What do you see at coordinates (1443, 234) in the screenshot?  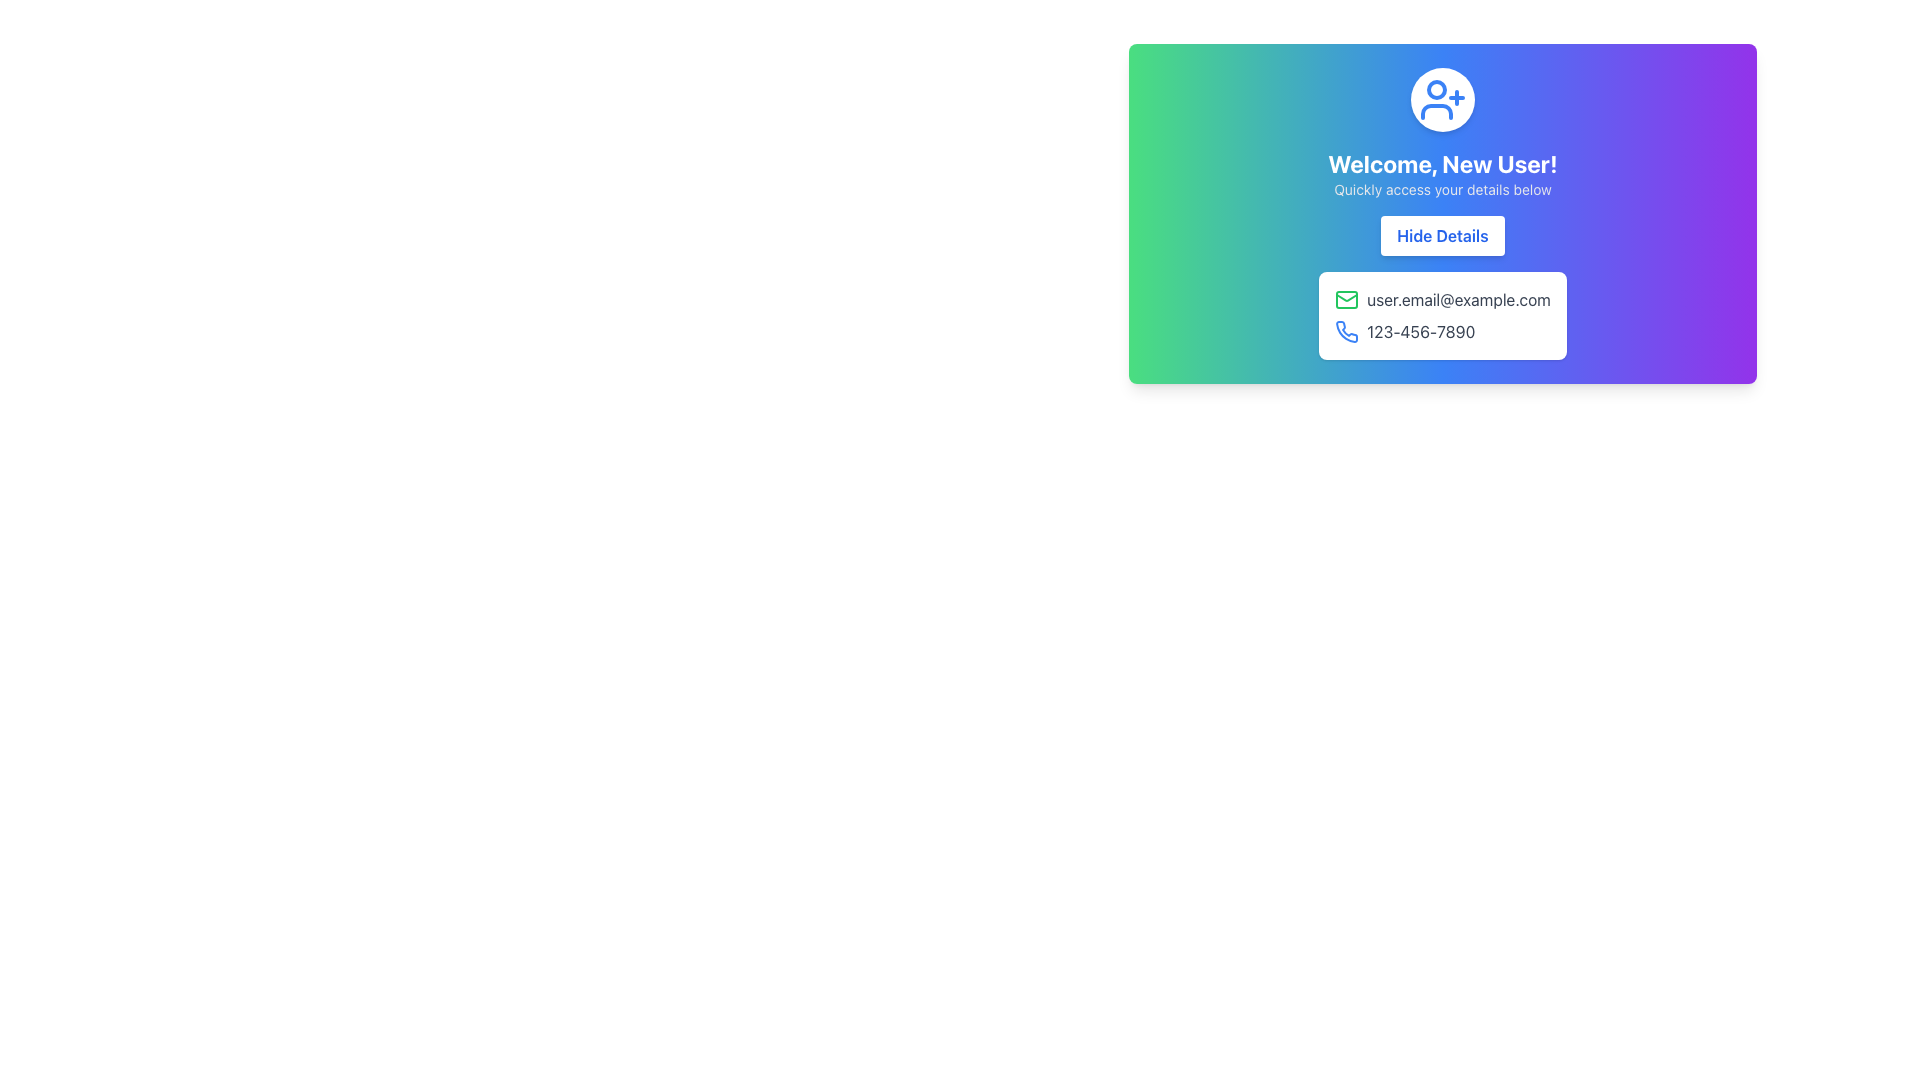 I see `the button that toggles visibility of additional user details, located below the heading 'Quickly access your details below' and above the section displaying email and phone number` at bounding box center [1443, 234].